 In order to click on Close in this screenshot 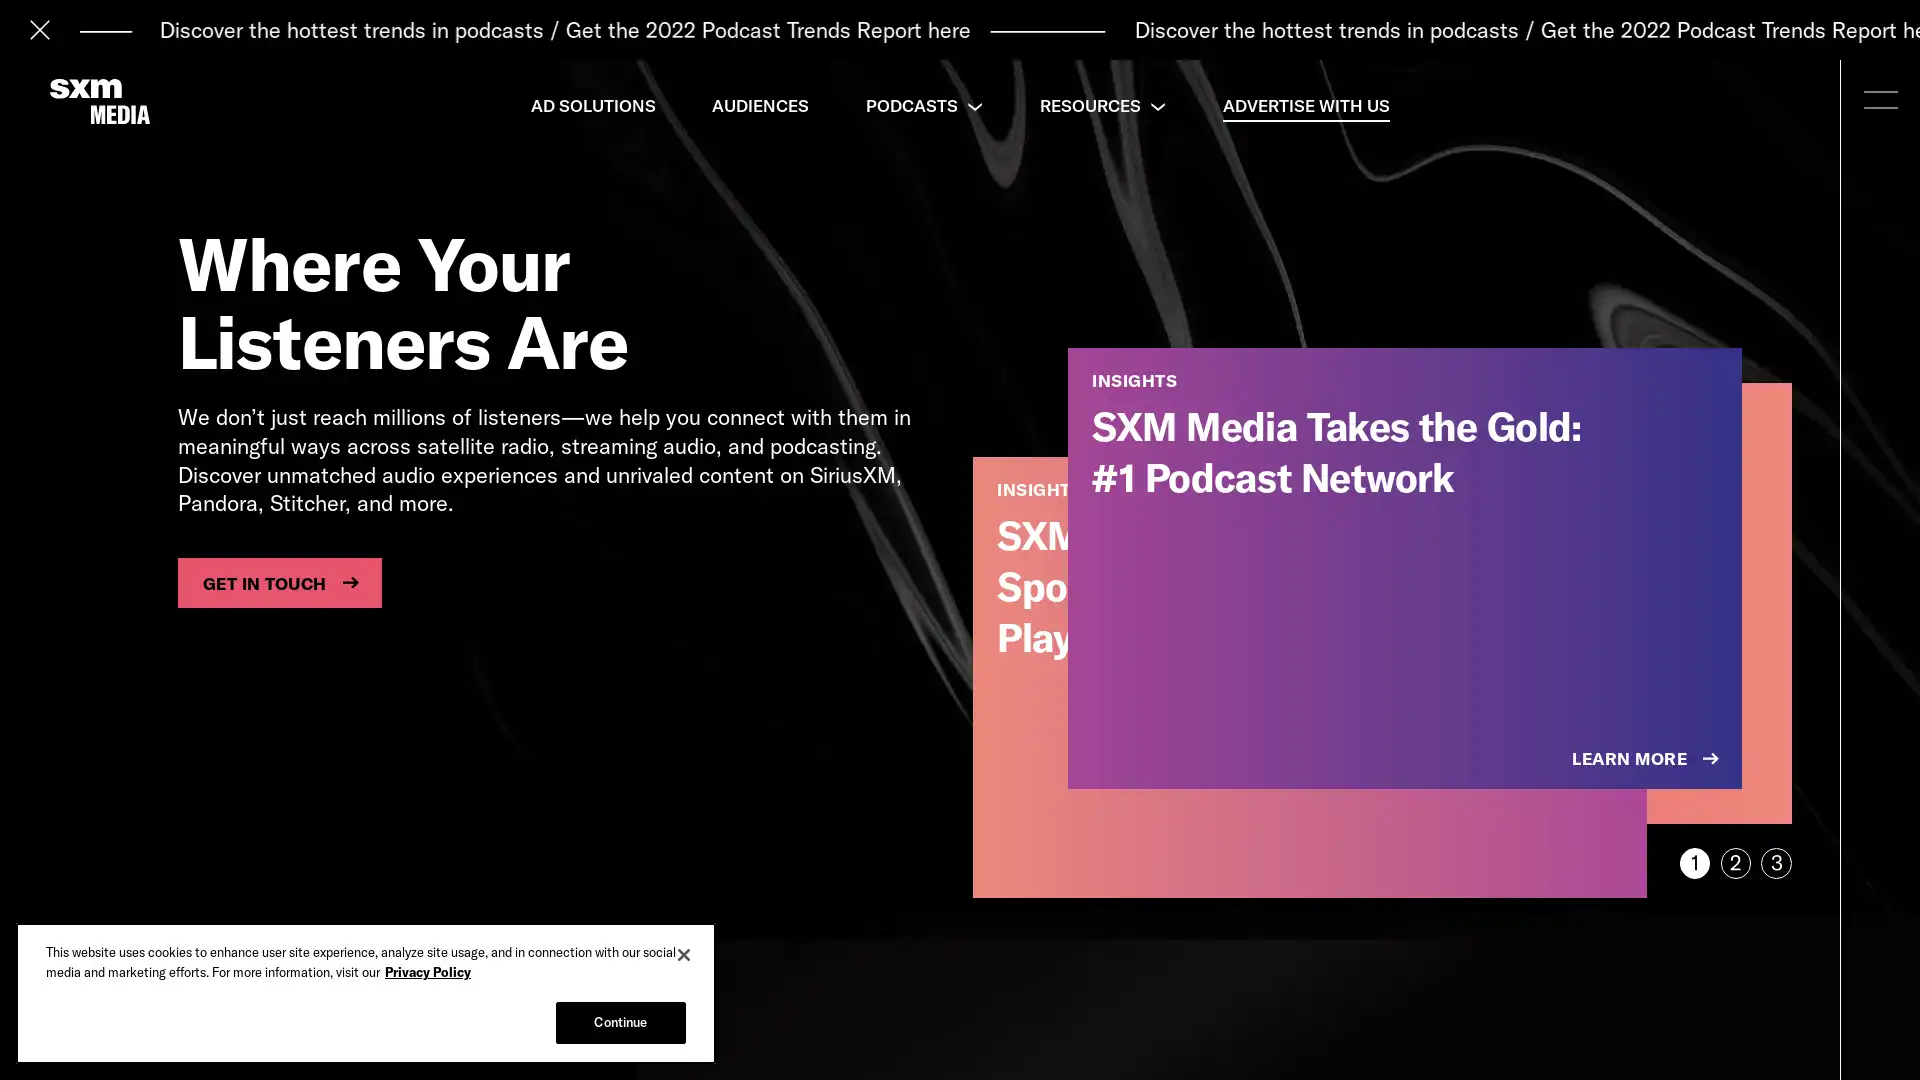, I will do `click(684, 954)`.